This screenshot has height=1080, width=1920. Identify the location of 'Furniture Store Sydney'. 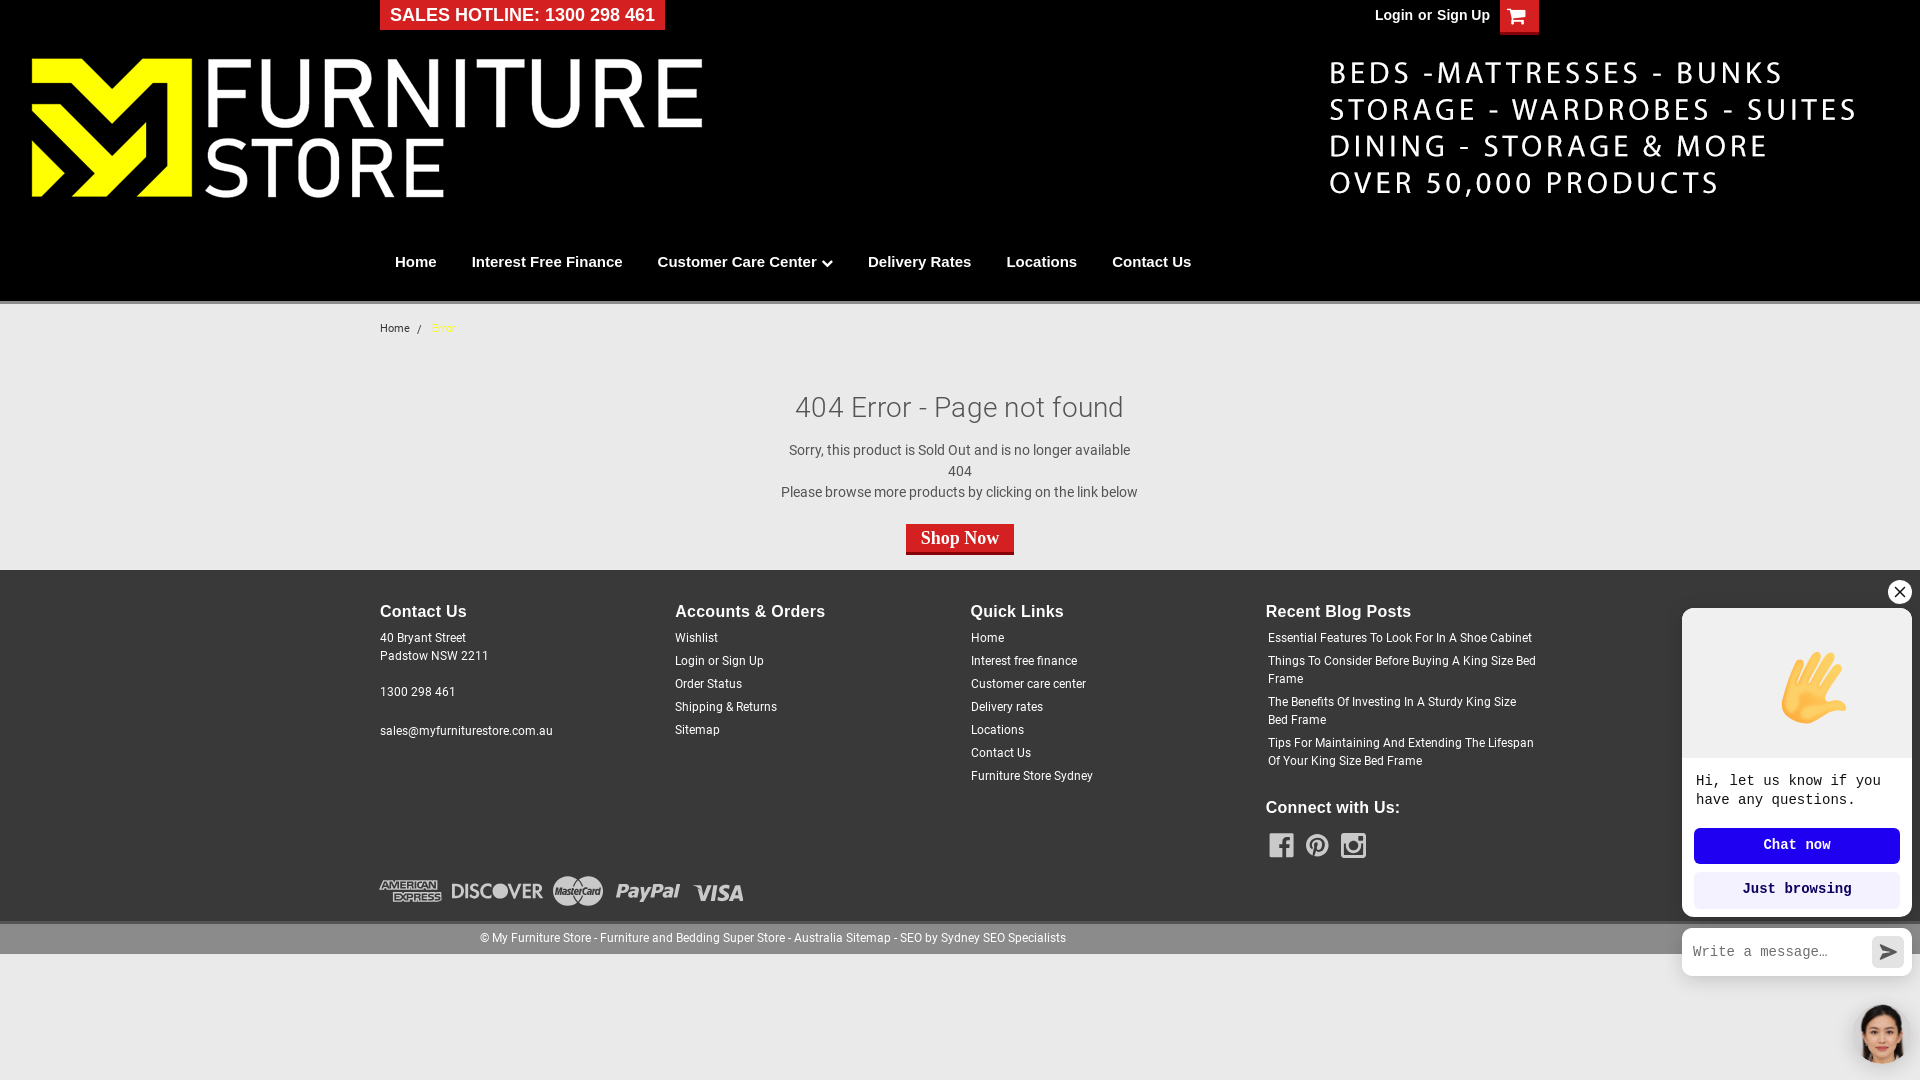
(1031, 774).